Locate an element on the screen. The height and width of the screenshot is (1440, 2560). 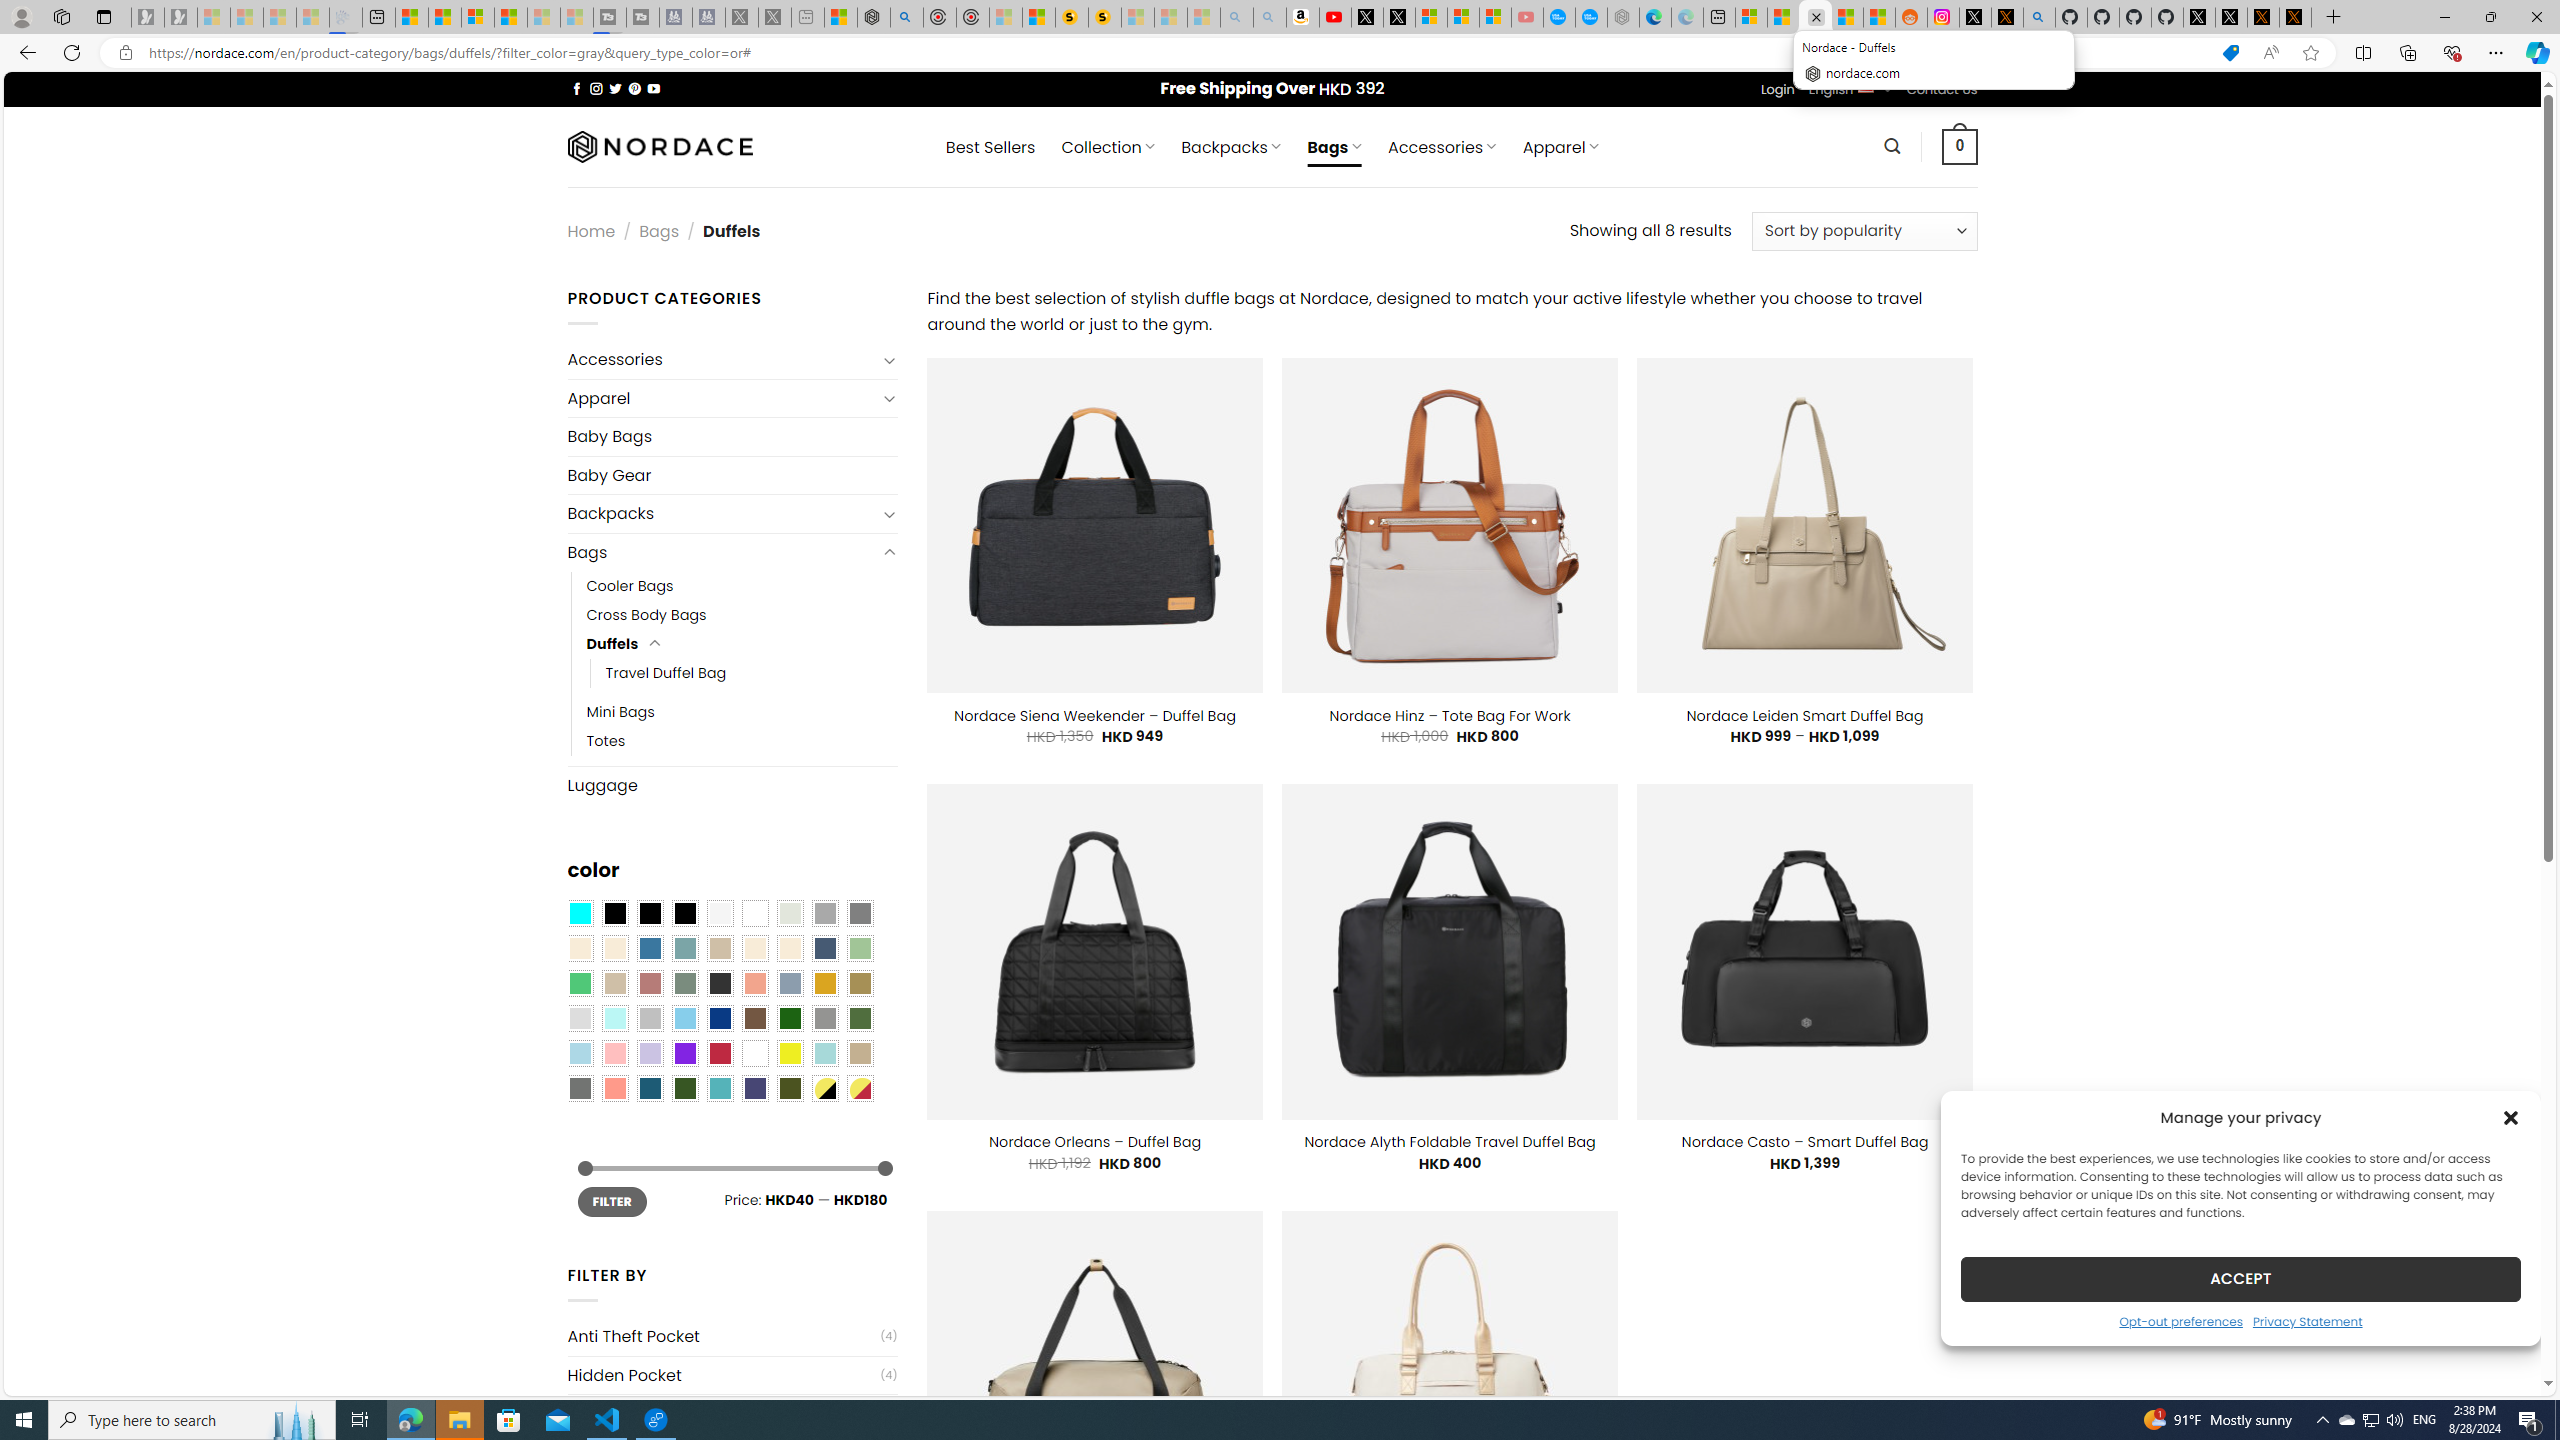
'Beige-Brown' is located at coordinates (613, 947).